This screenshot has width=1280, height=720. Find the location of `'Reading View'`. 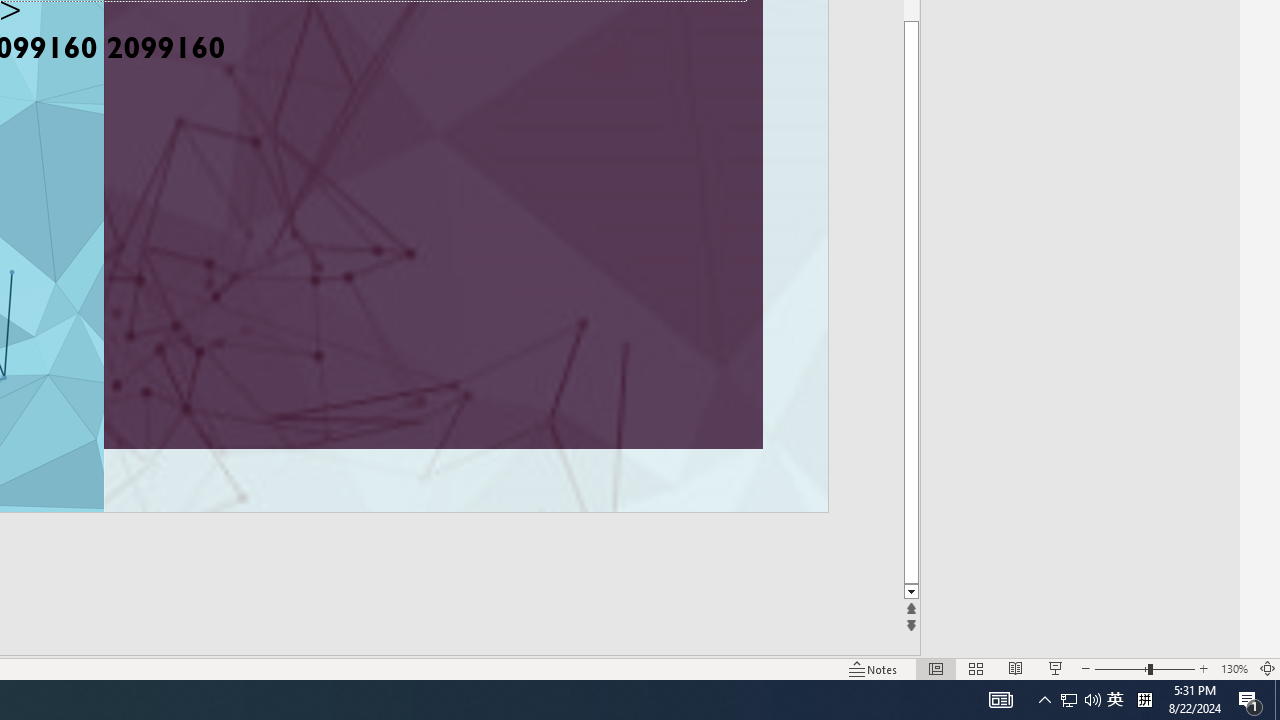

'Reading View' is located at coordinates (1015, 669).